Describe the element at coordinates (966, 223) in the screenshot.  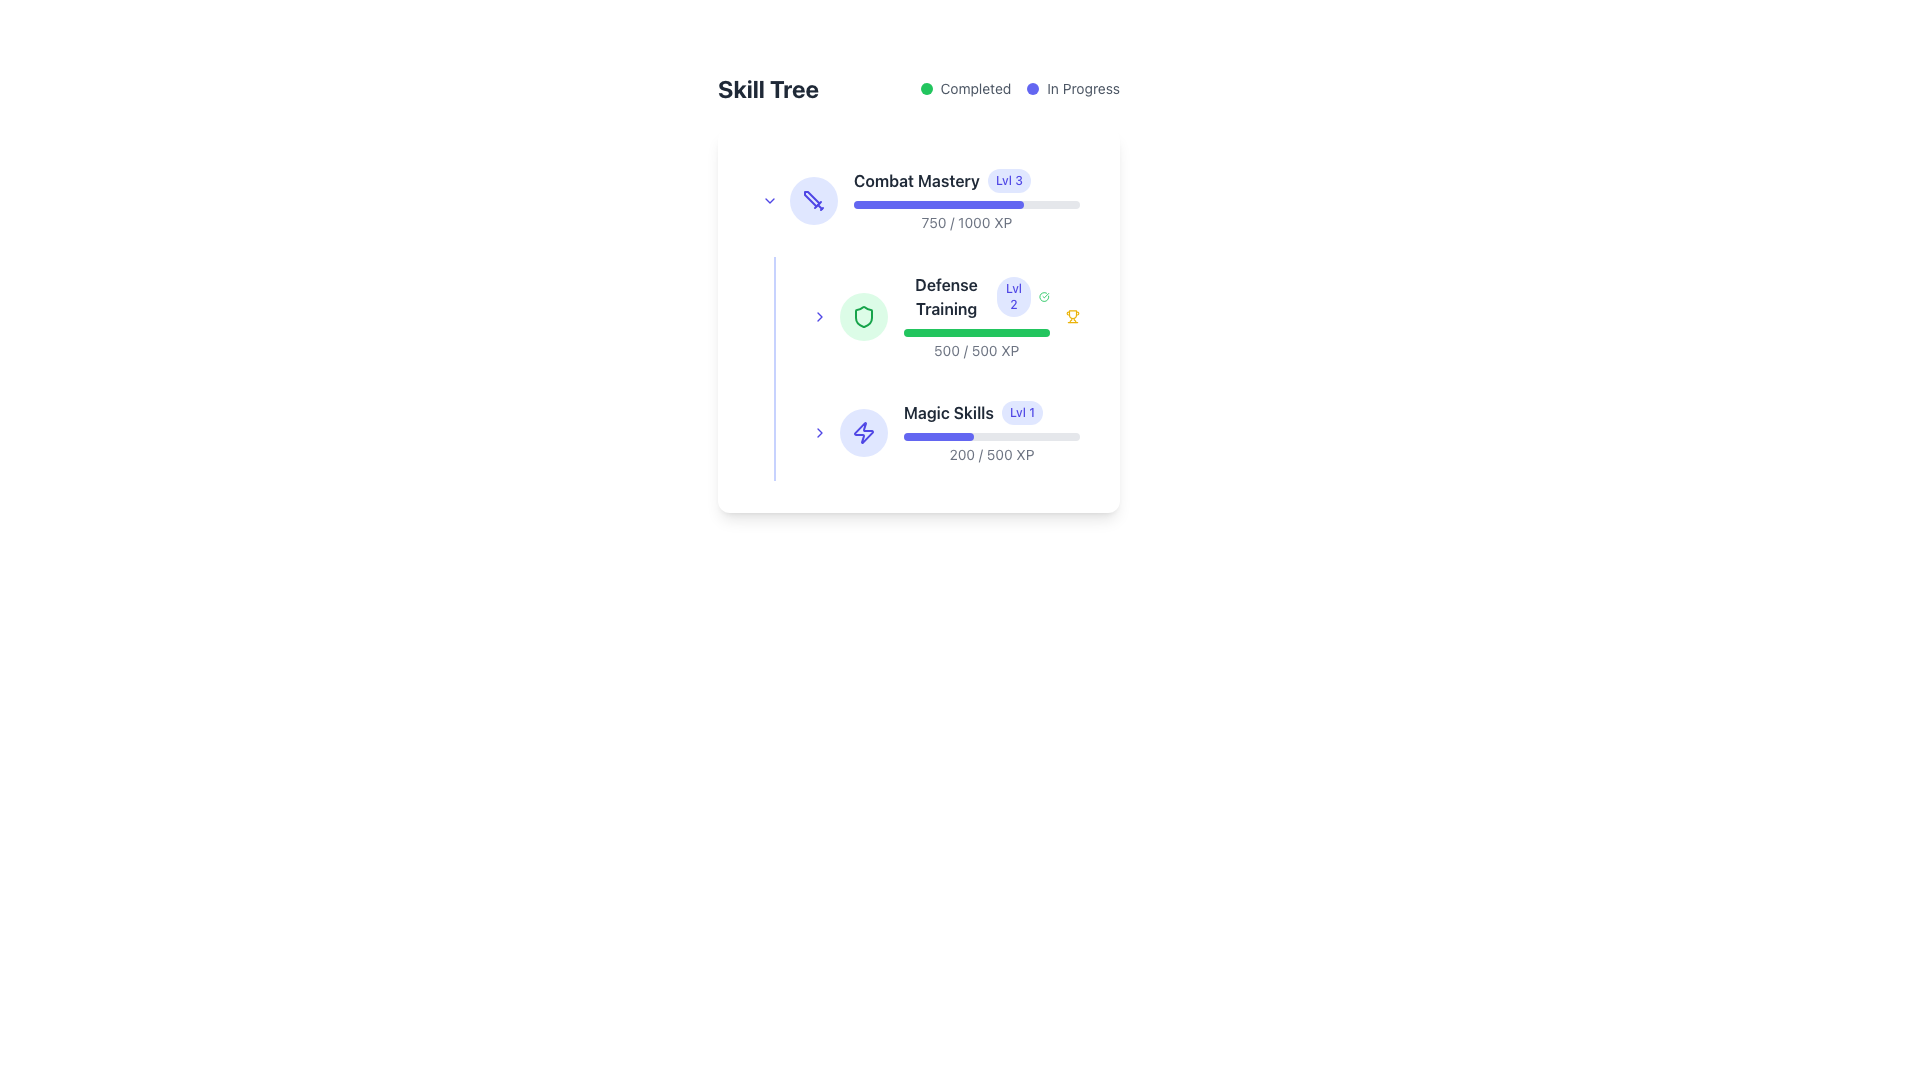
I see `text label displaying '750 / 1000 XP' located near the bottom of the 'Combat Mastery' section, beneath the progress bar` at that location.